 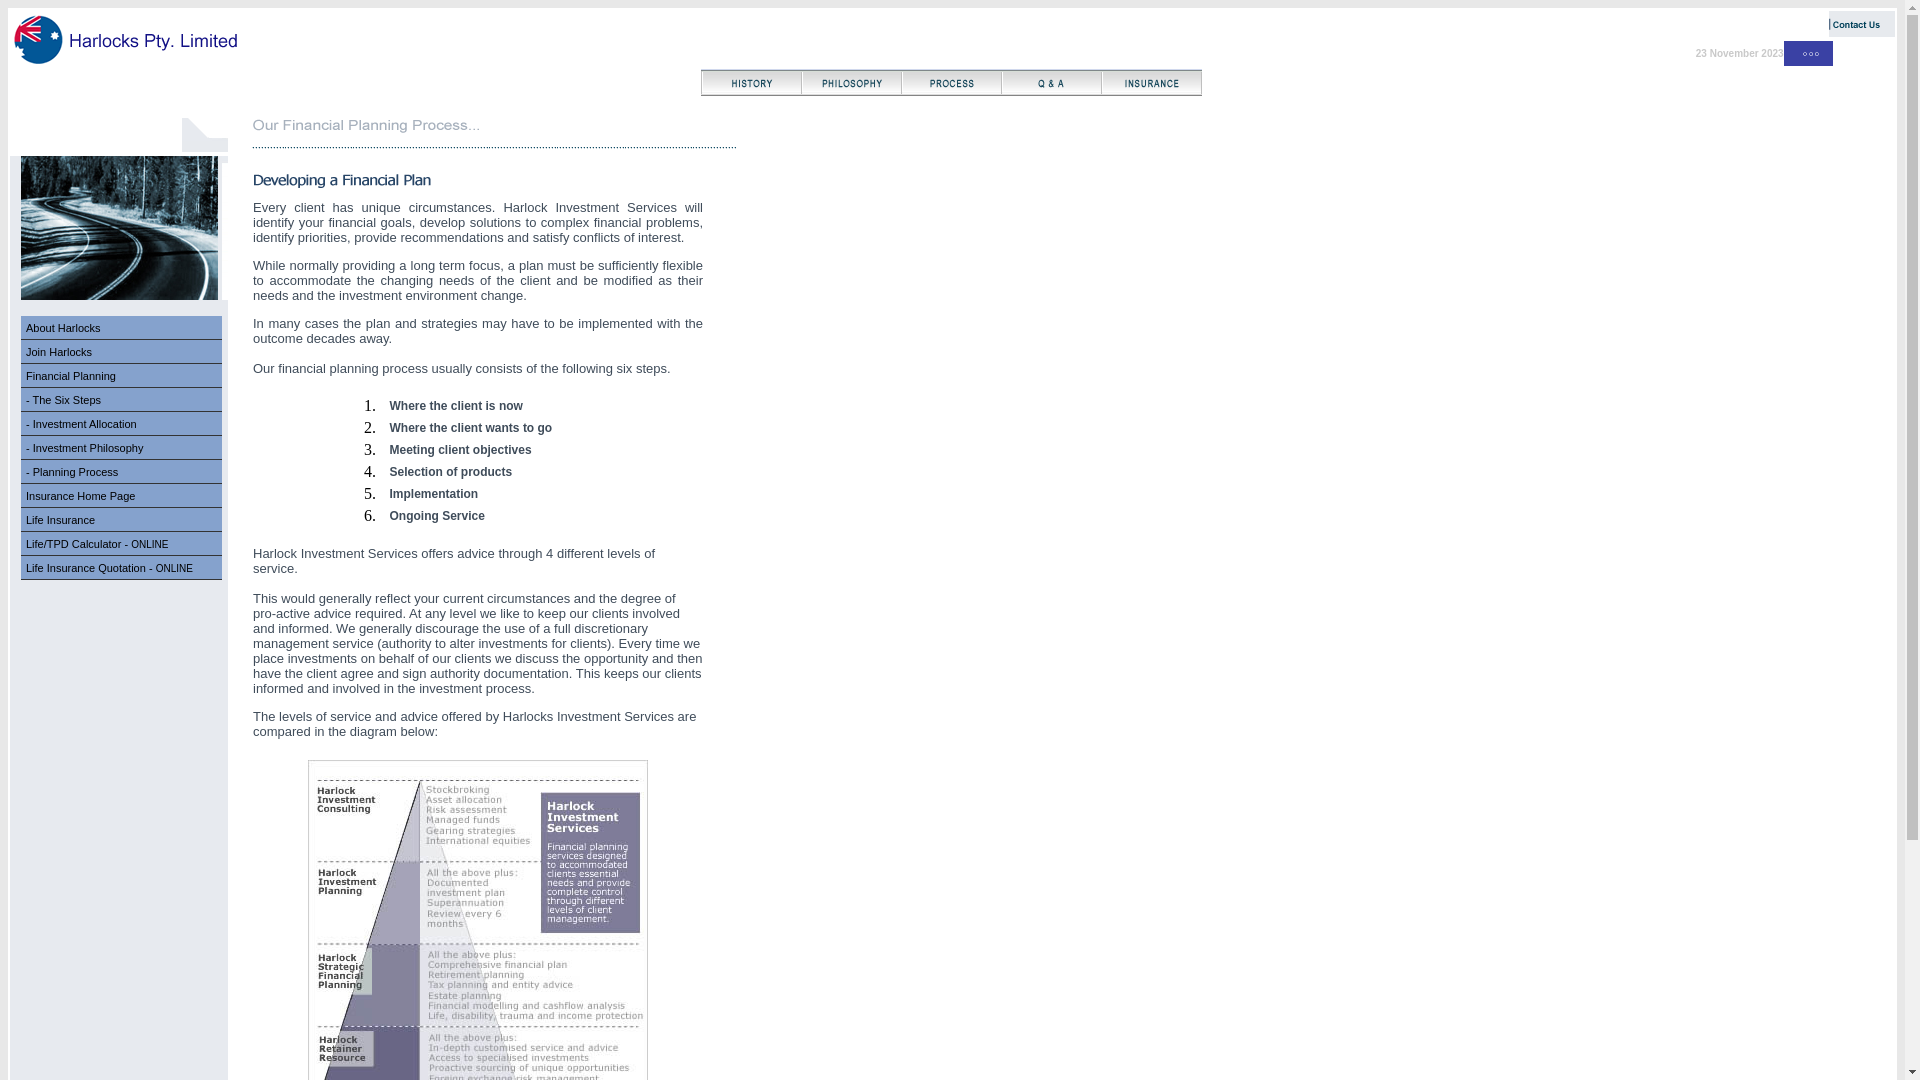 What do you see at coordinates (120, 446) in the screenshot?
I see `'- Investment Philosophy'` at bounding box center [120, 446].